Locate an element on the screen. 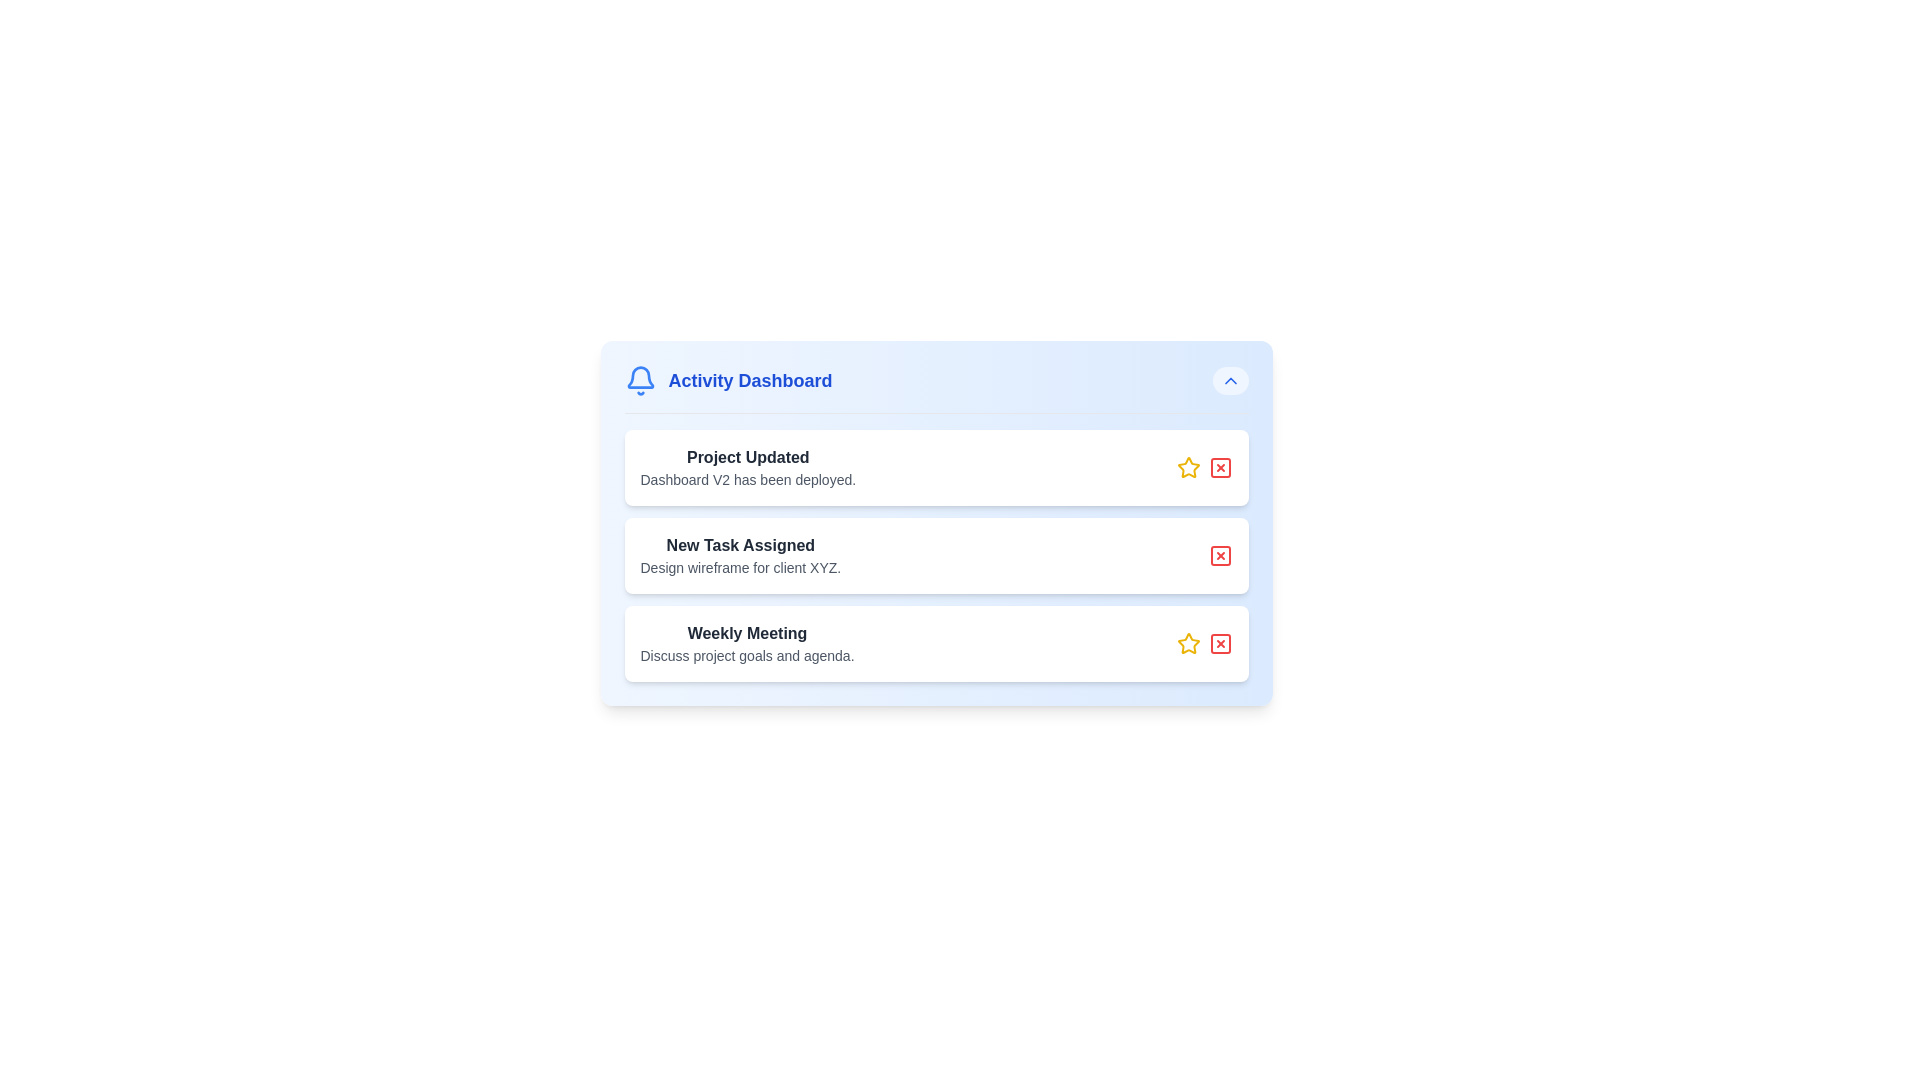 Image resolution: width=1920 pixels, height=1080 pixels. text content of the bold title in the upper portion of the notification card, which is located above the description line that states 'Dashboard V2 has been deployed.' is located at coordinates (747, 458).